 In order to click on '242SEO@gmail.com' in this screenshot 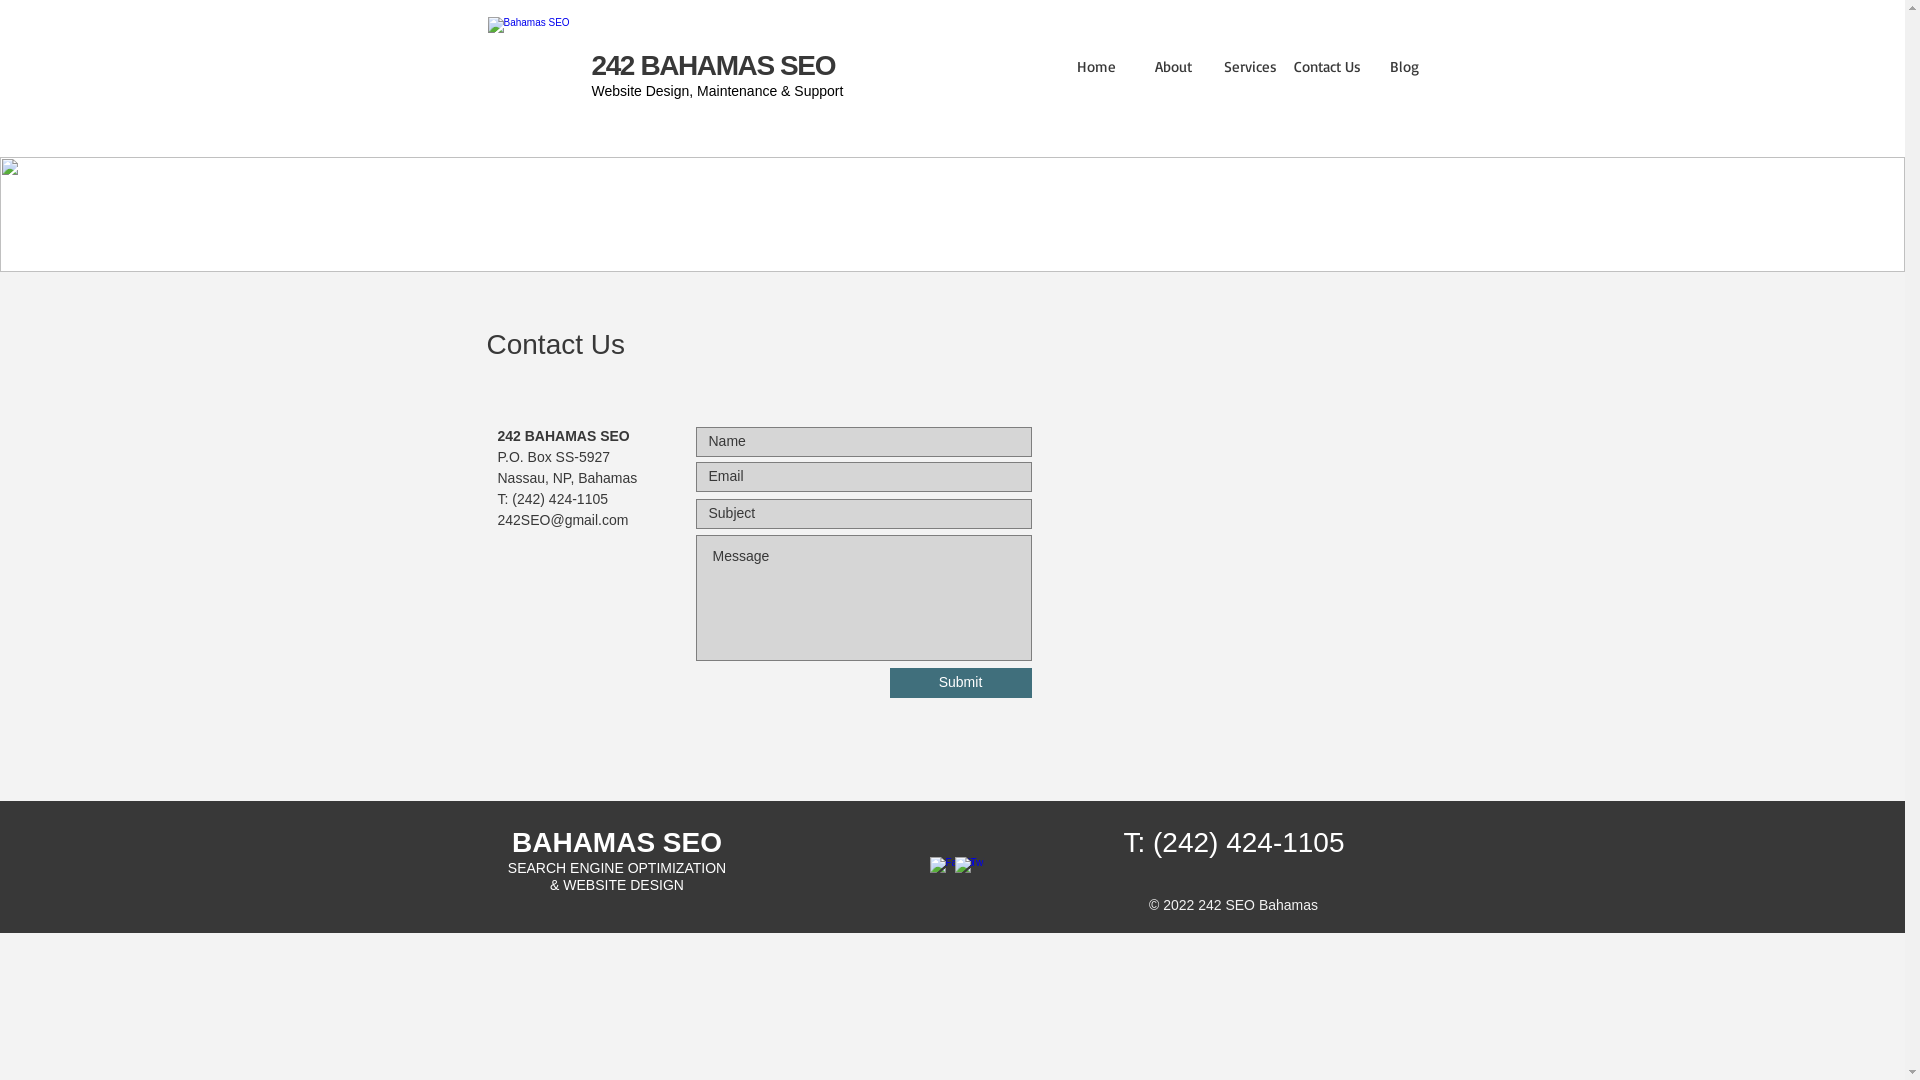, I will do `click(562, 519)`.